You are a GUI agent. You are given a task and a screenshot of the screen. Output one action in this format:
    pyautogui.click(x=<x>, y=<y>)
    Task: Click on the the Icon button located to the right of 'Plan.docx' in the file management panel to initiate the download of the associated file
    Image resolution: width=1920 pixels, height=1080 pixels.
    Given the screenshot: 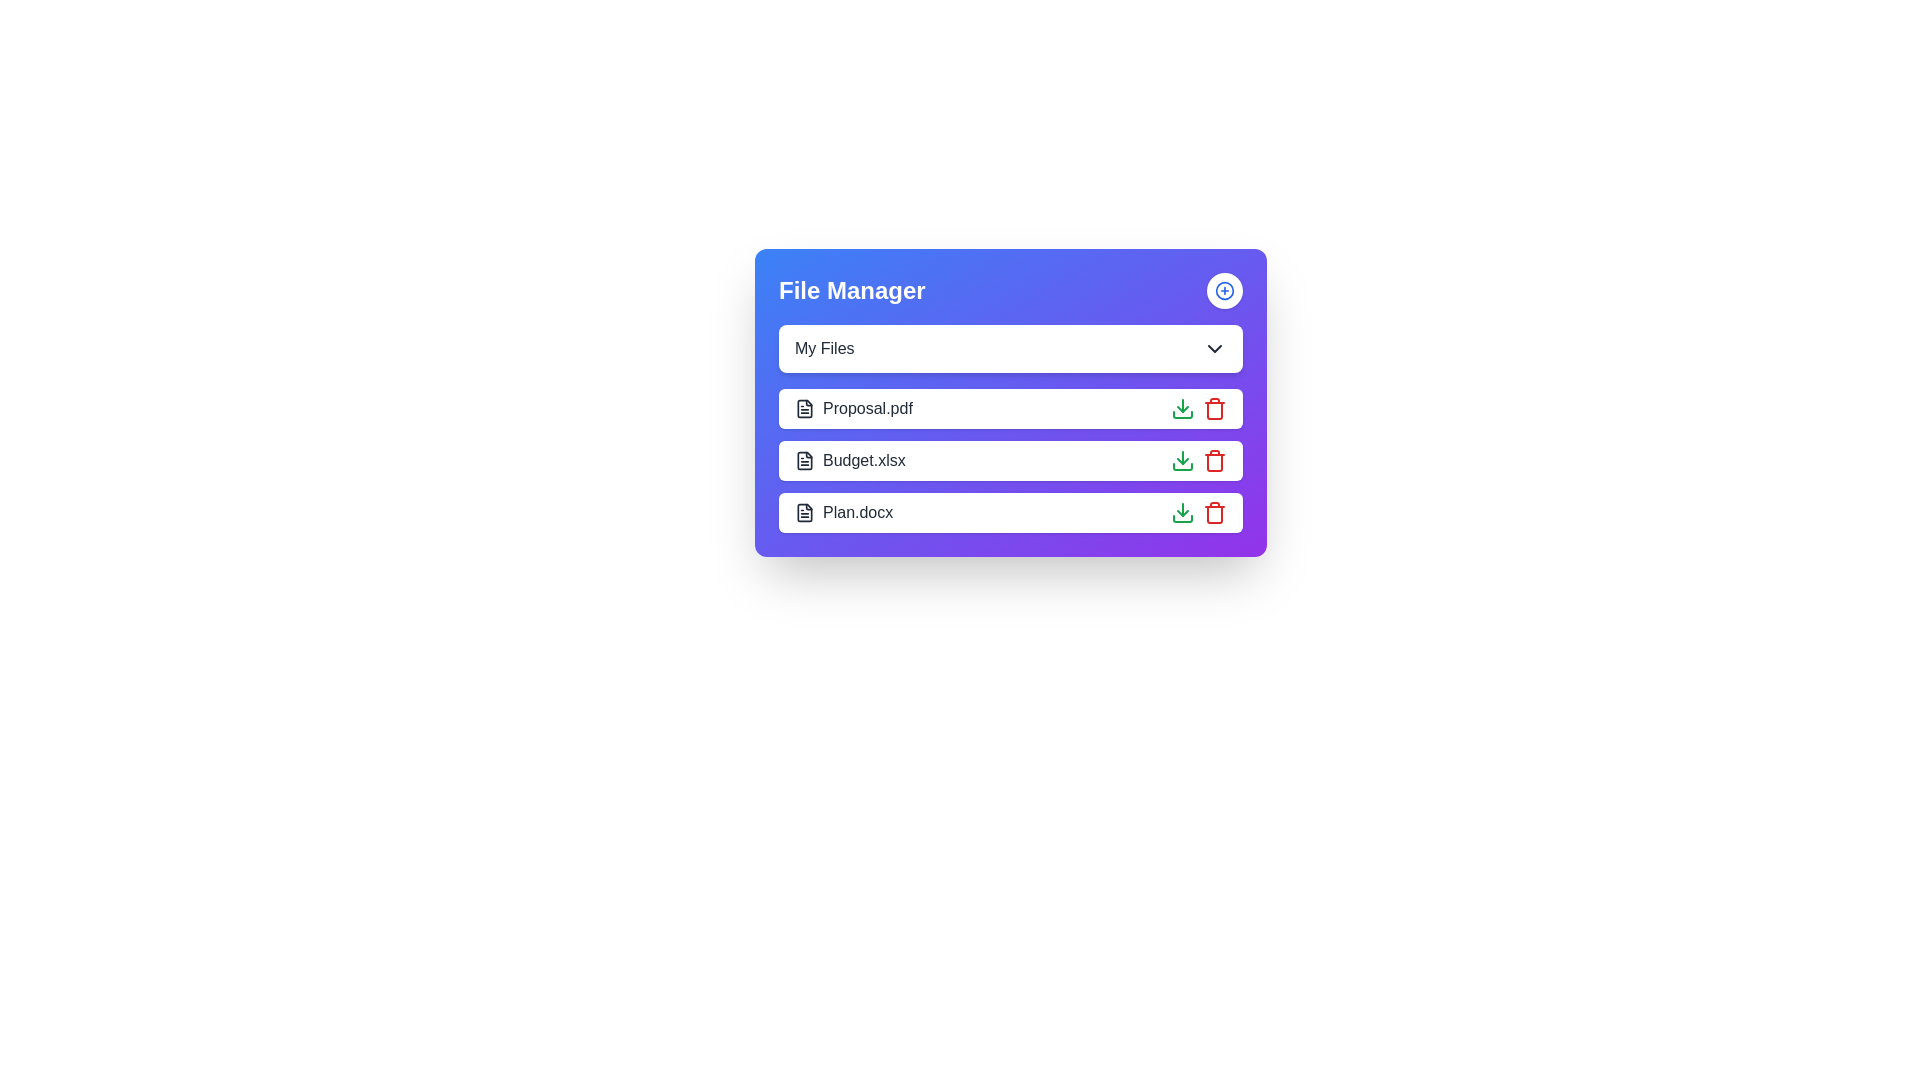 What is the action you would take?
    pyautogui.click(x=1182, y=512)
    